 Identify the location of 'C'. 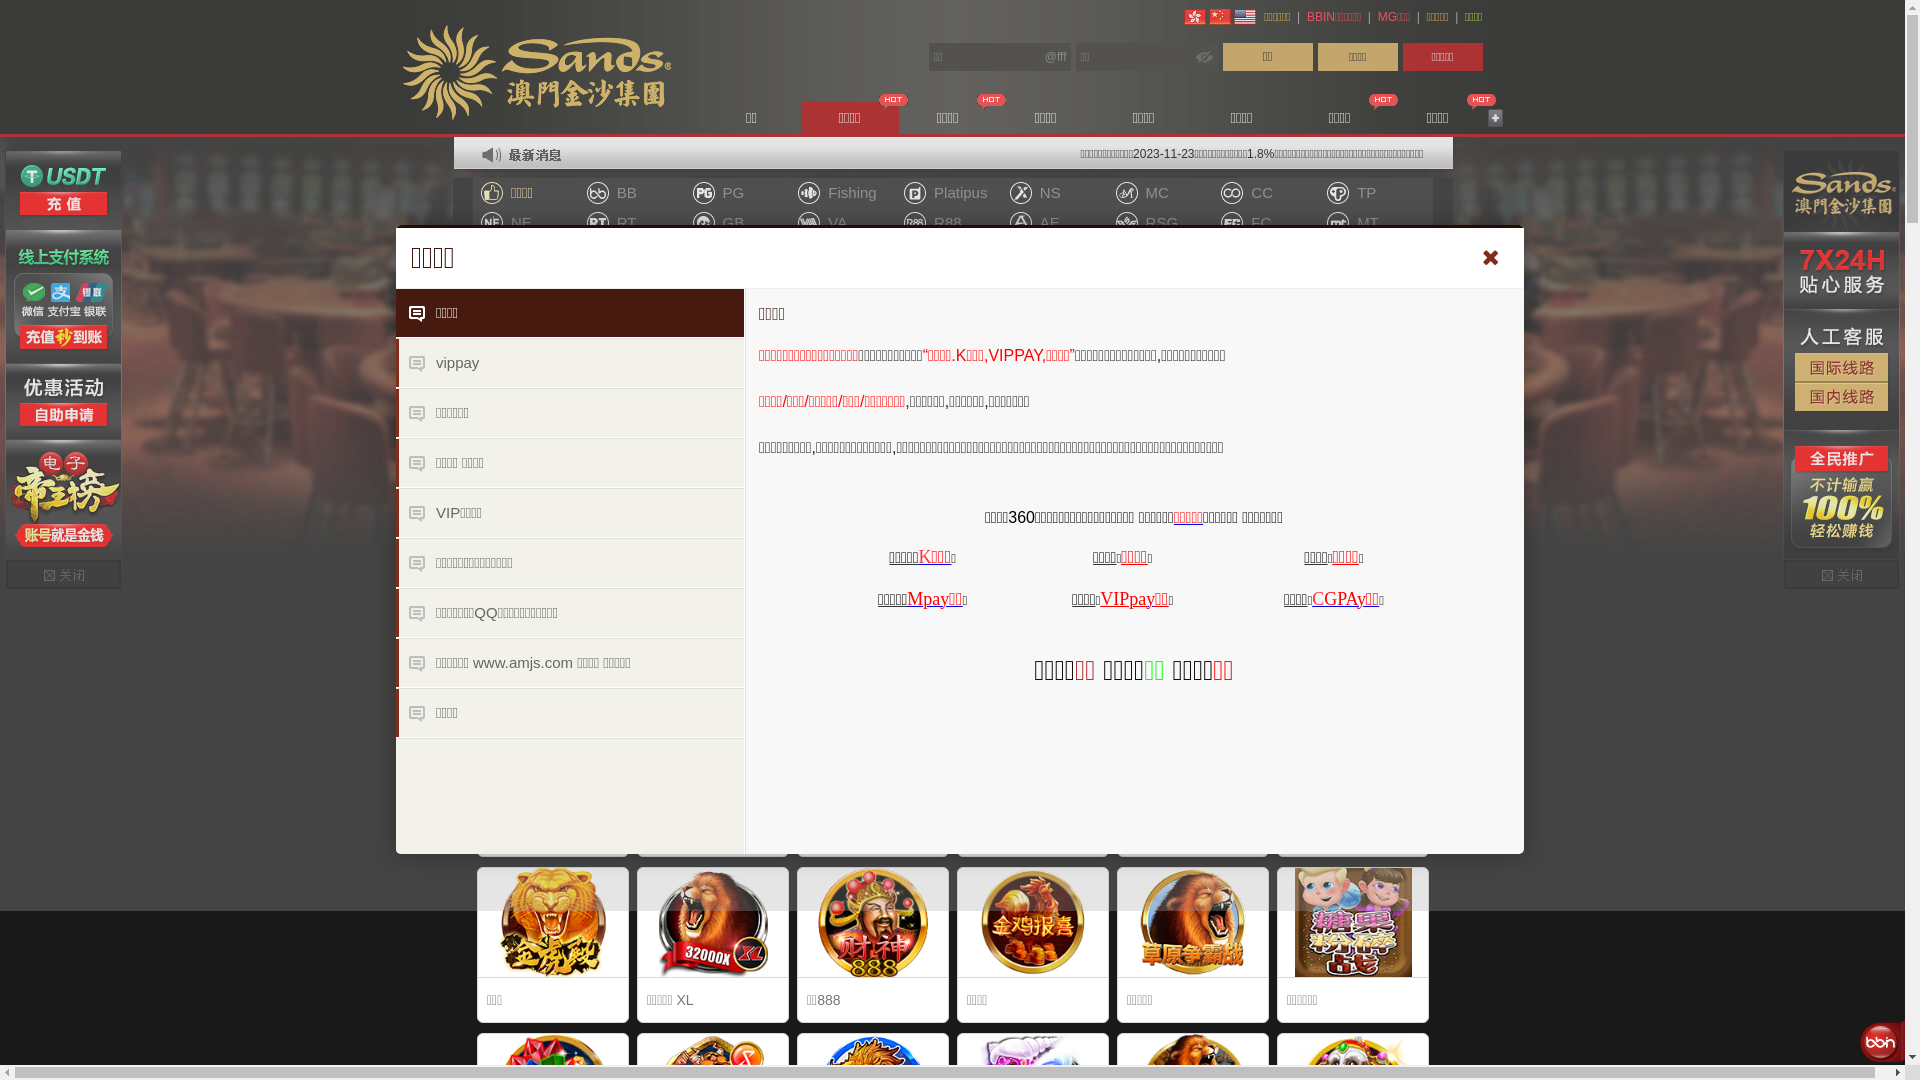
(1311, 596).